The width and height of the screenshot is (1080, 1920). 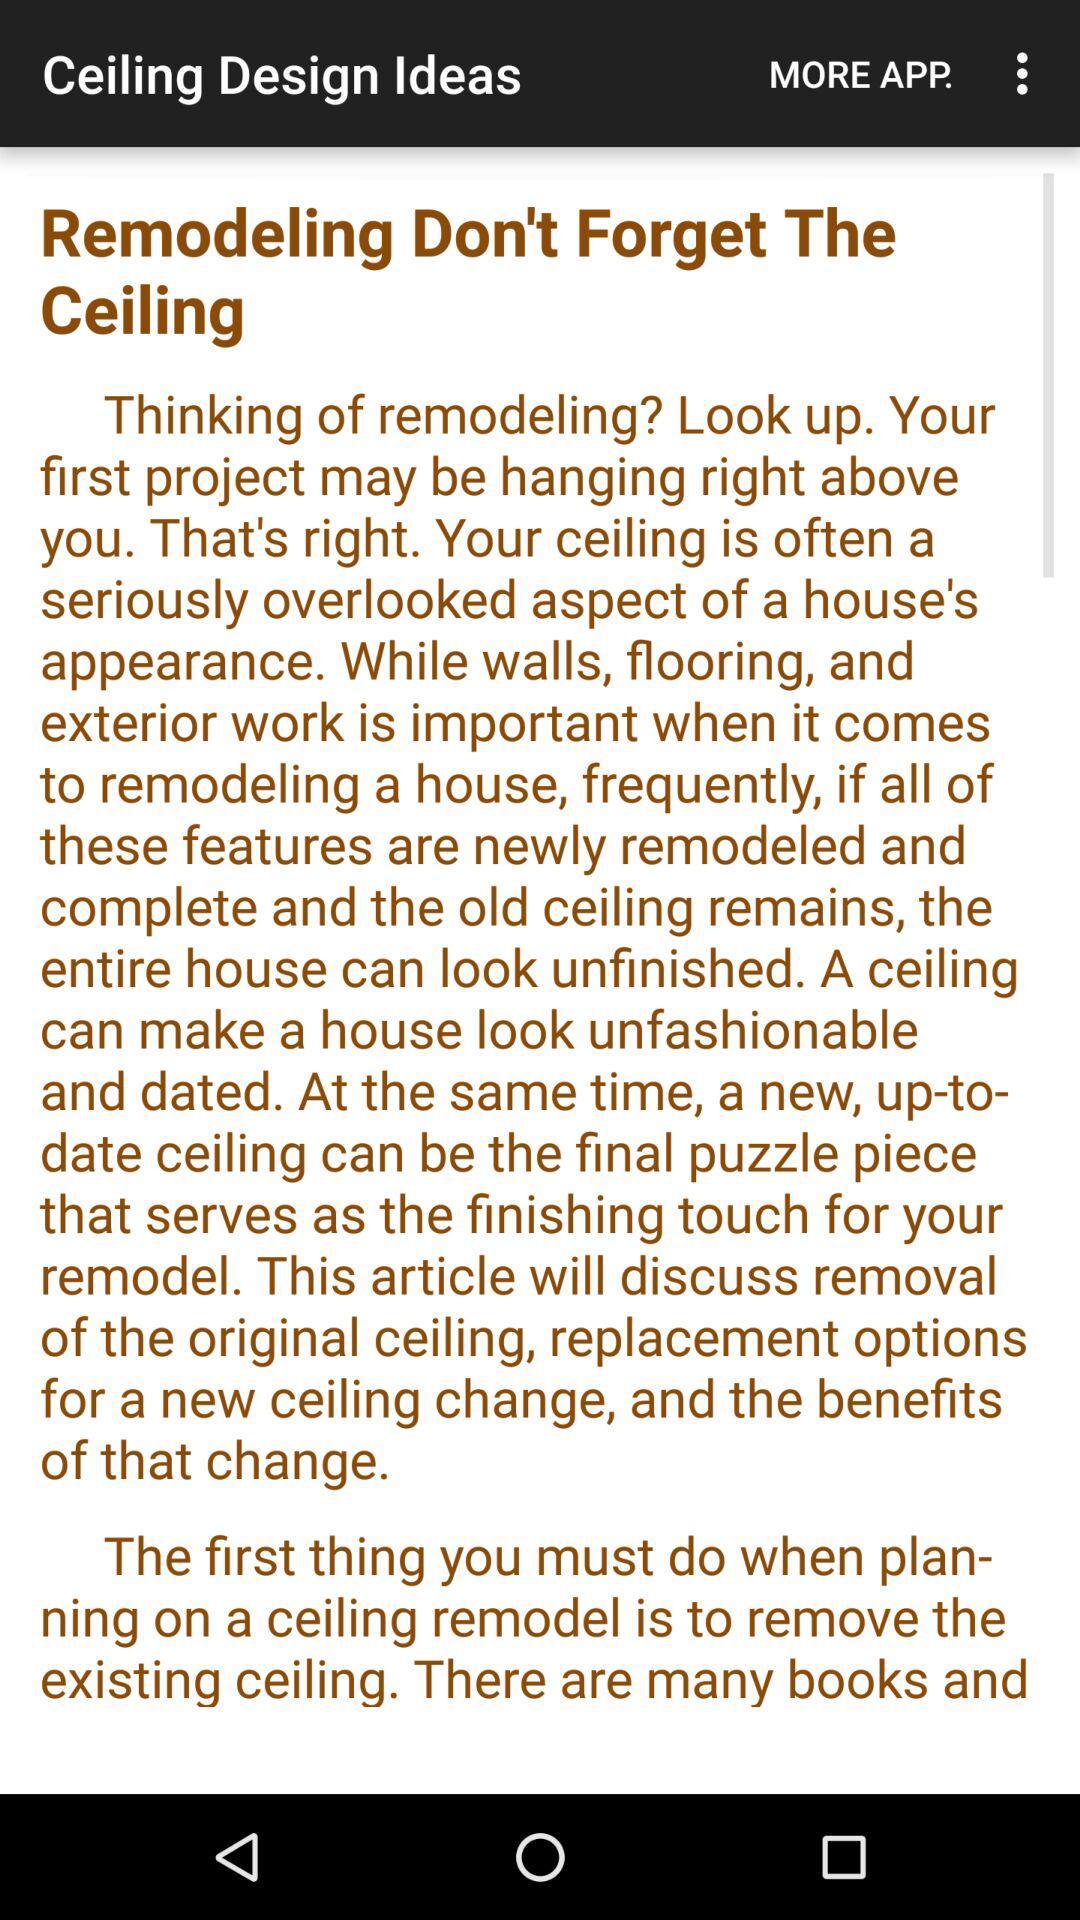 What do you see at coordinates (1027, 73) in the screenshot?
I see `app above remodeling don t item` at bounding box center [1027, 73].